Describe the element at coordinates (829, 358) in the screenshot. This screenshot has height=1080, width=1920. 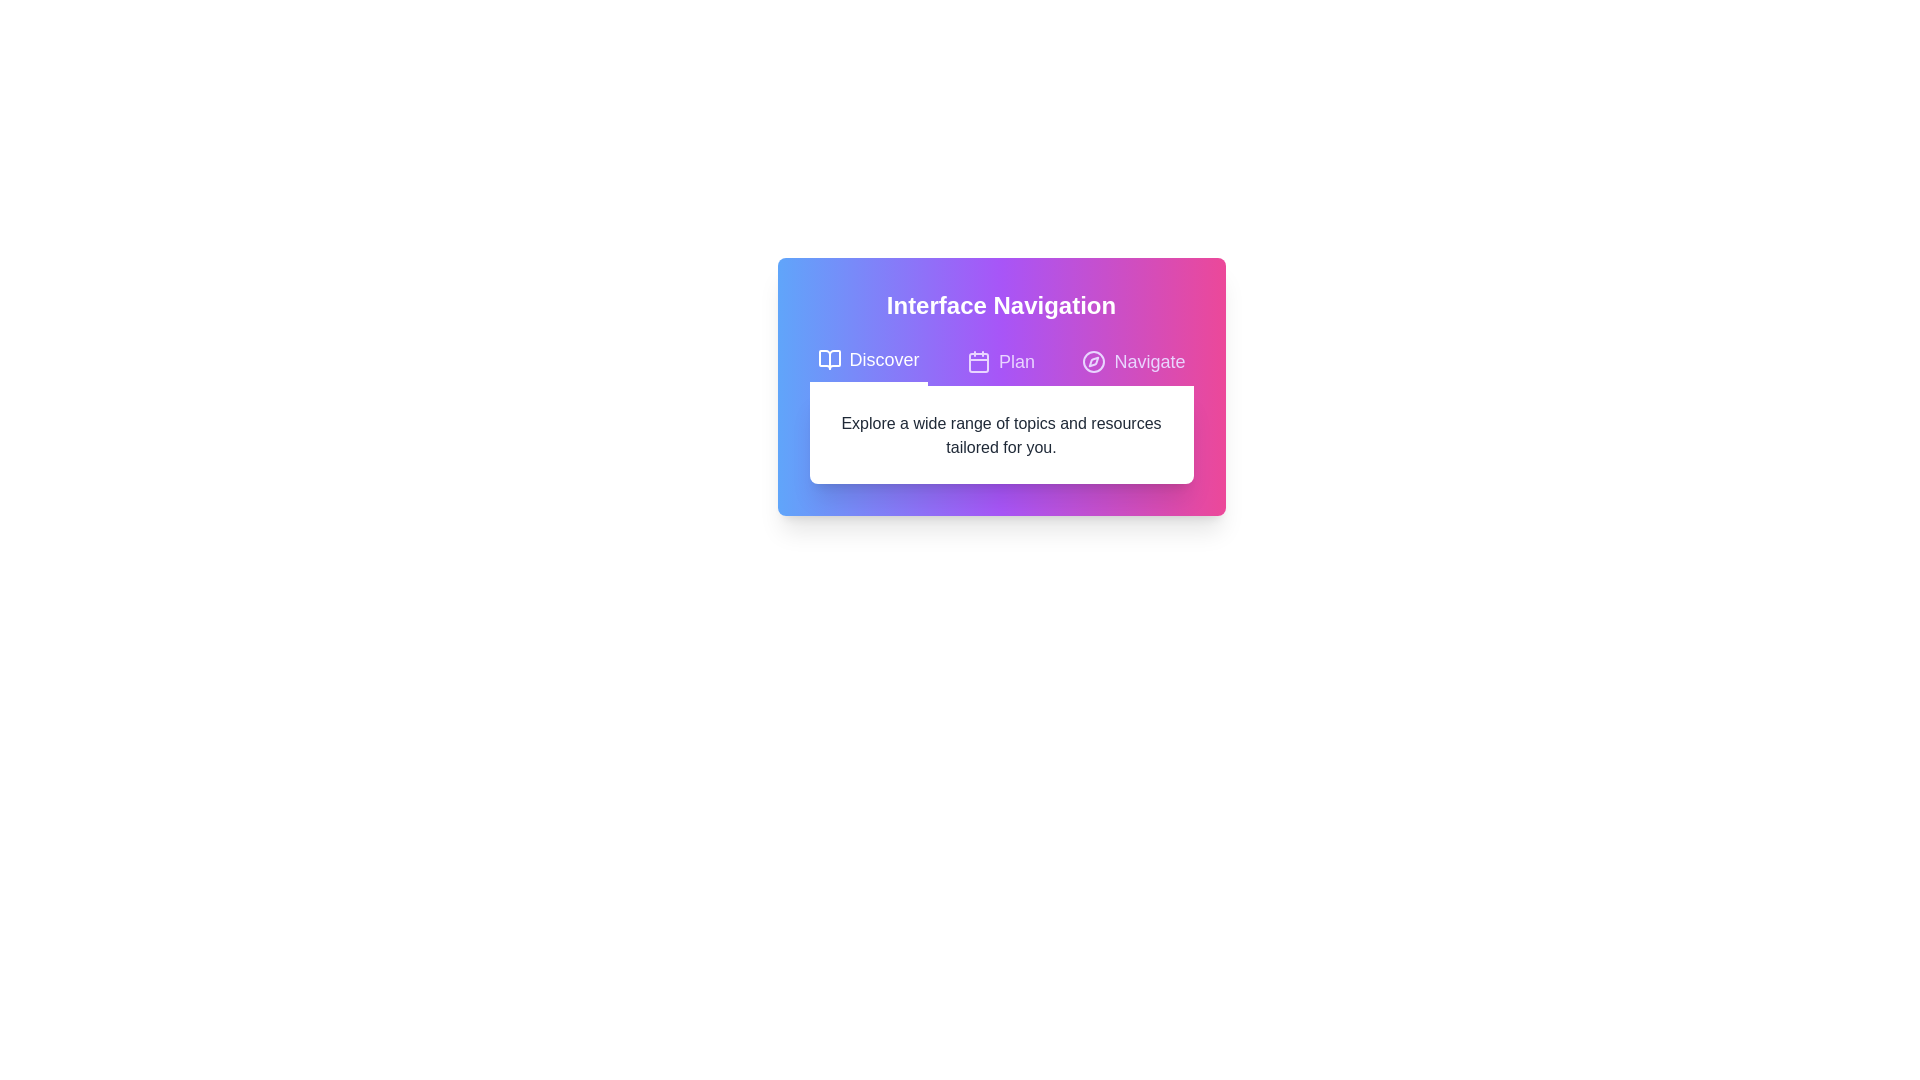
I see `the 'Discover' icon located on the left side of the card interface in the toolbar at the top to enable keyboard navigation` at that location.